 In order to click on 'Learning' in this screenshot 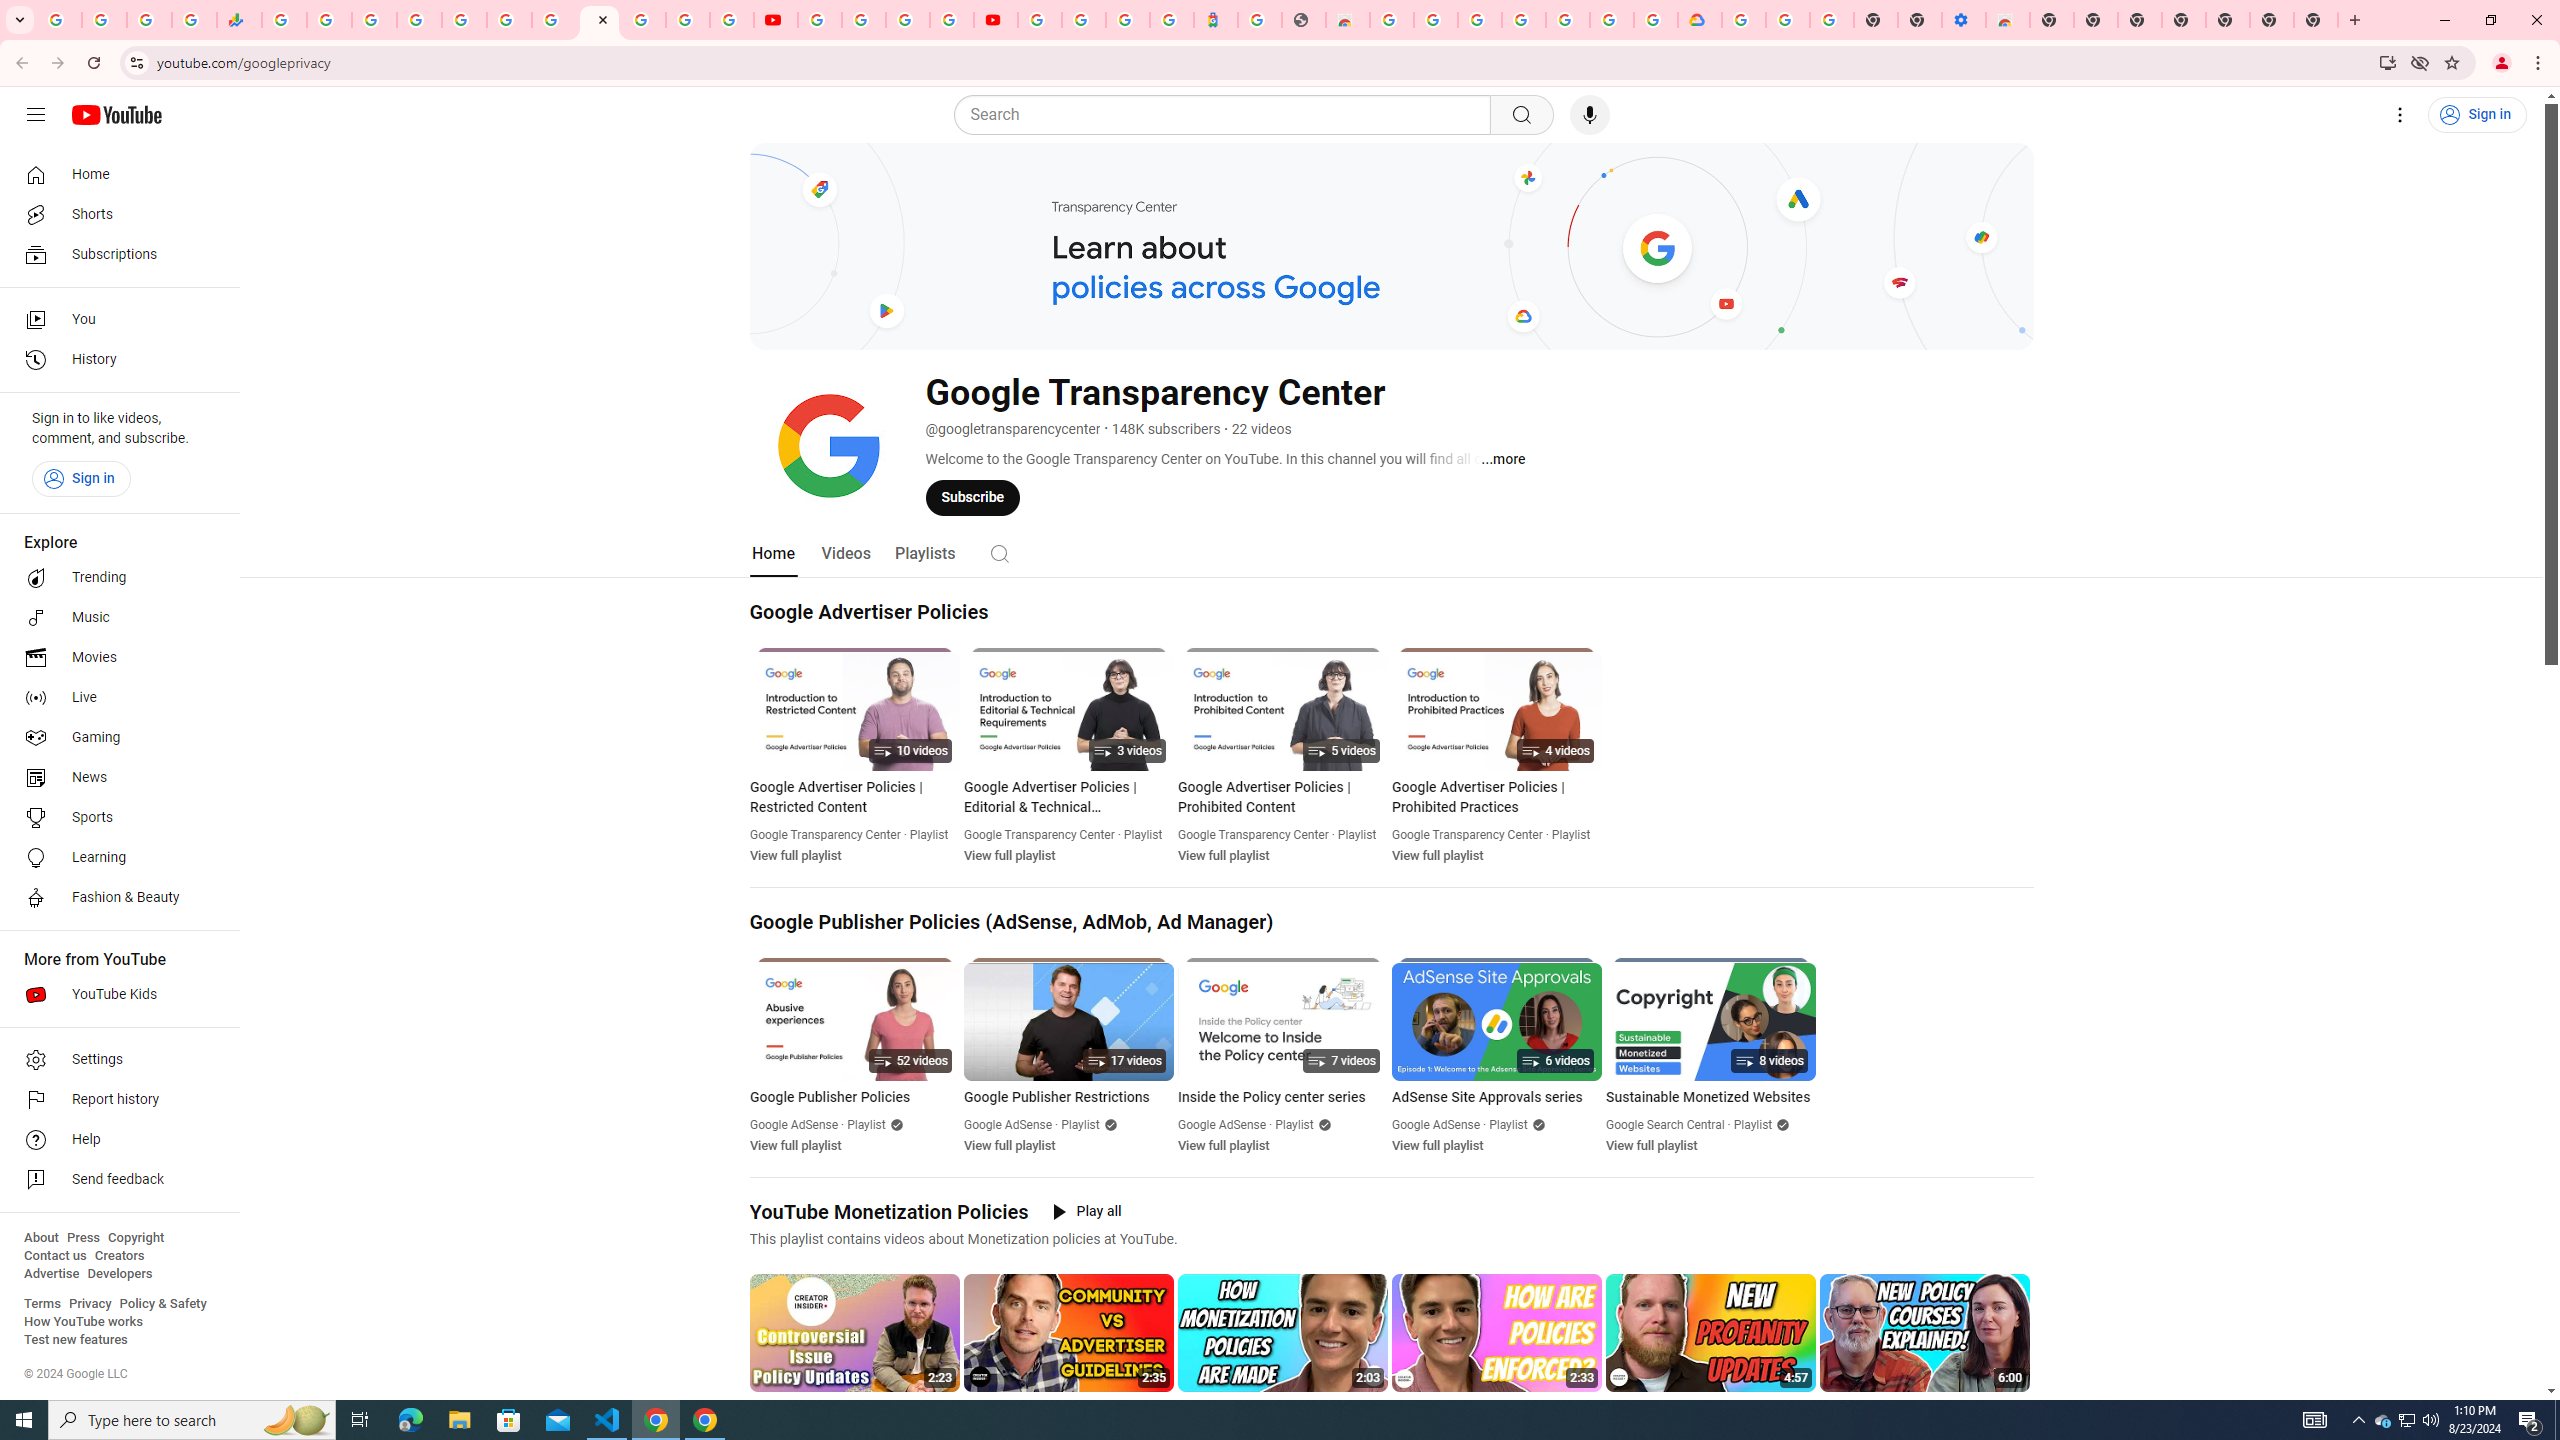, I will do `click(113, 857)`.